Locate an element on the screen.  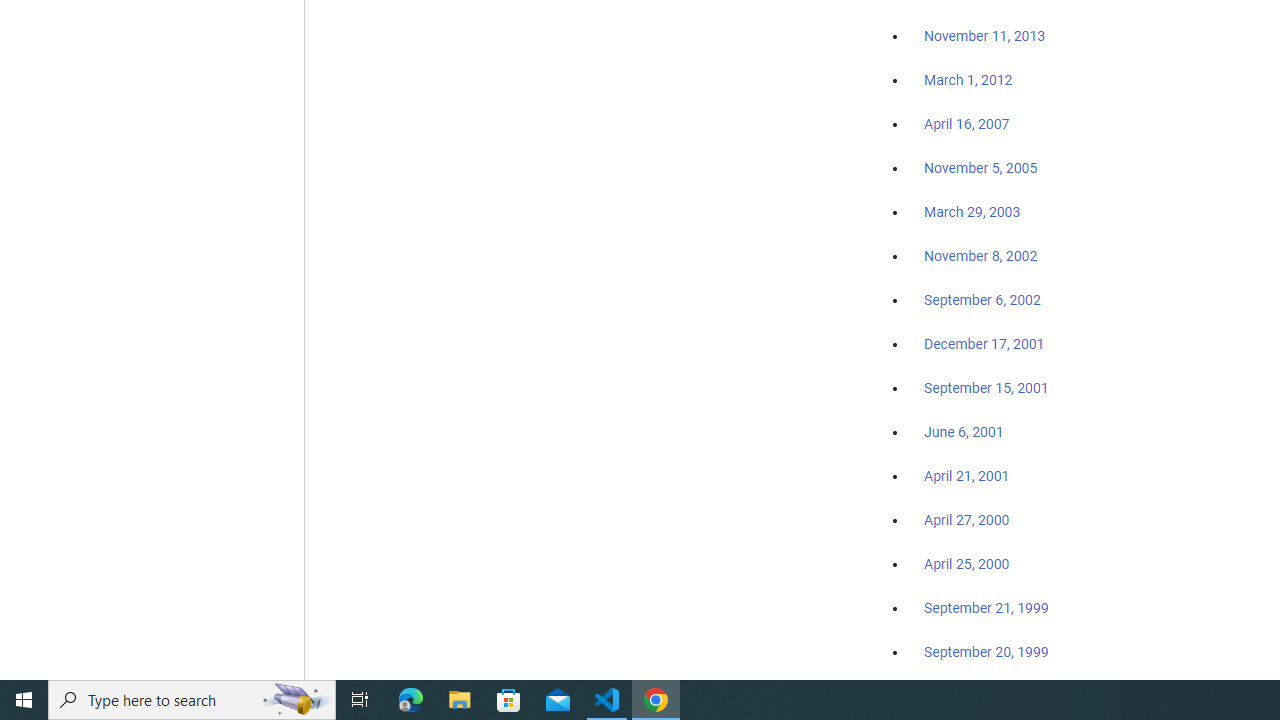
'April 27, 2000' is located at coordinates (967, 519).